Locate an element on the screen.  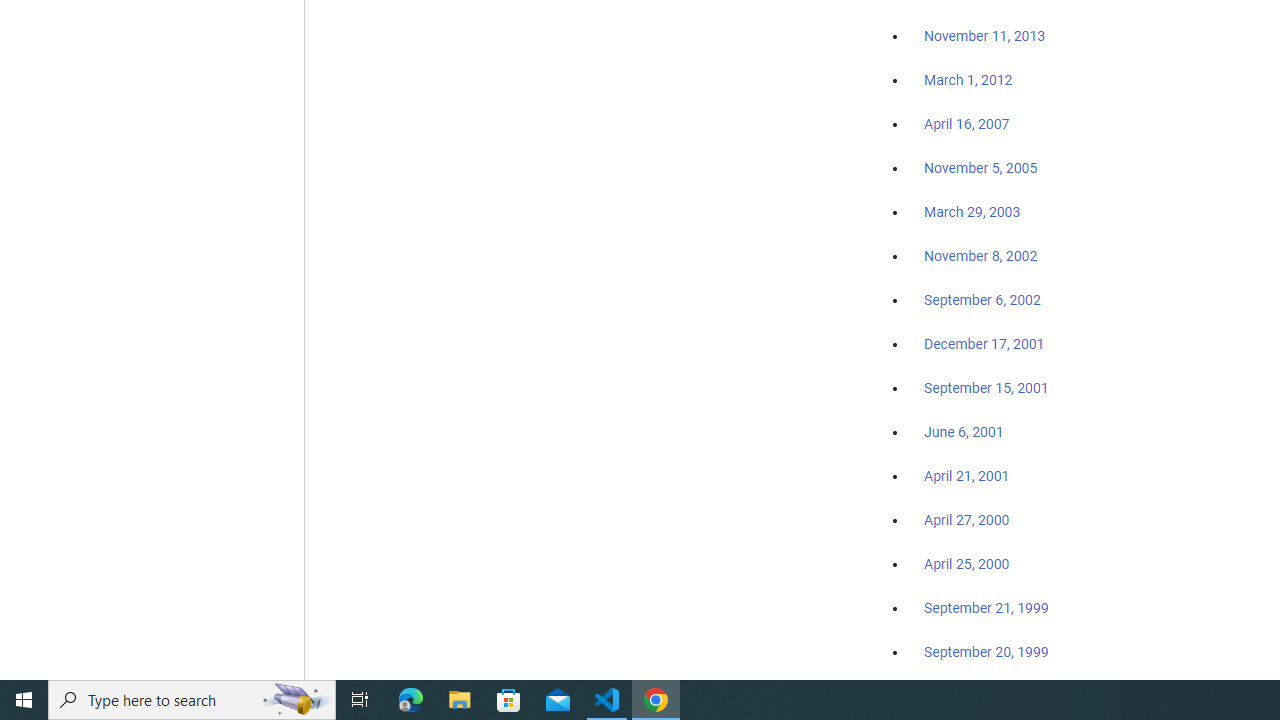
'April 27, 2000' is located at coordinates (967, 519).